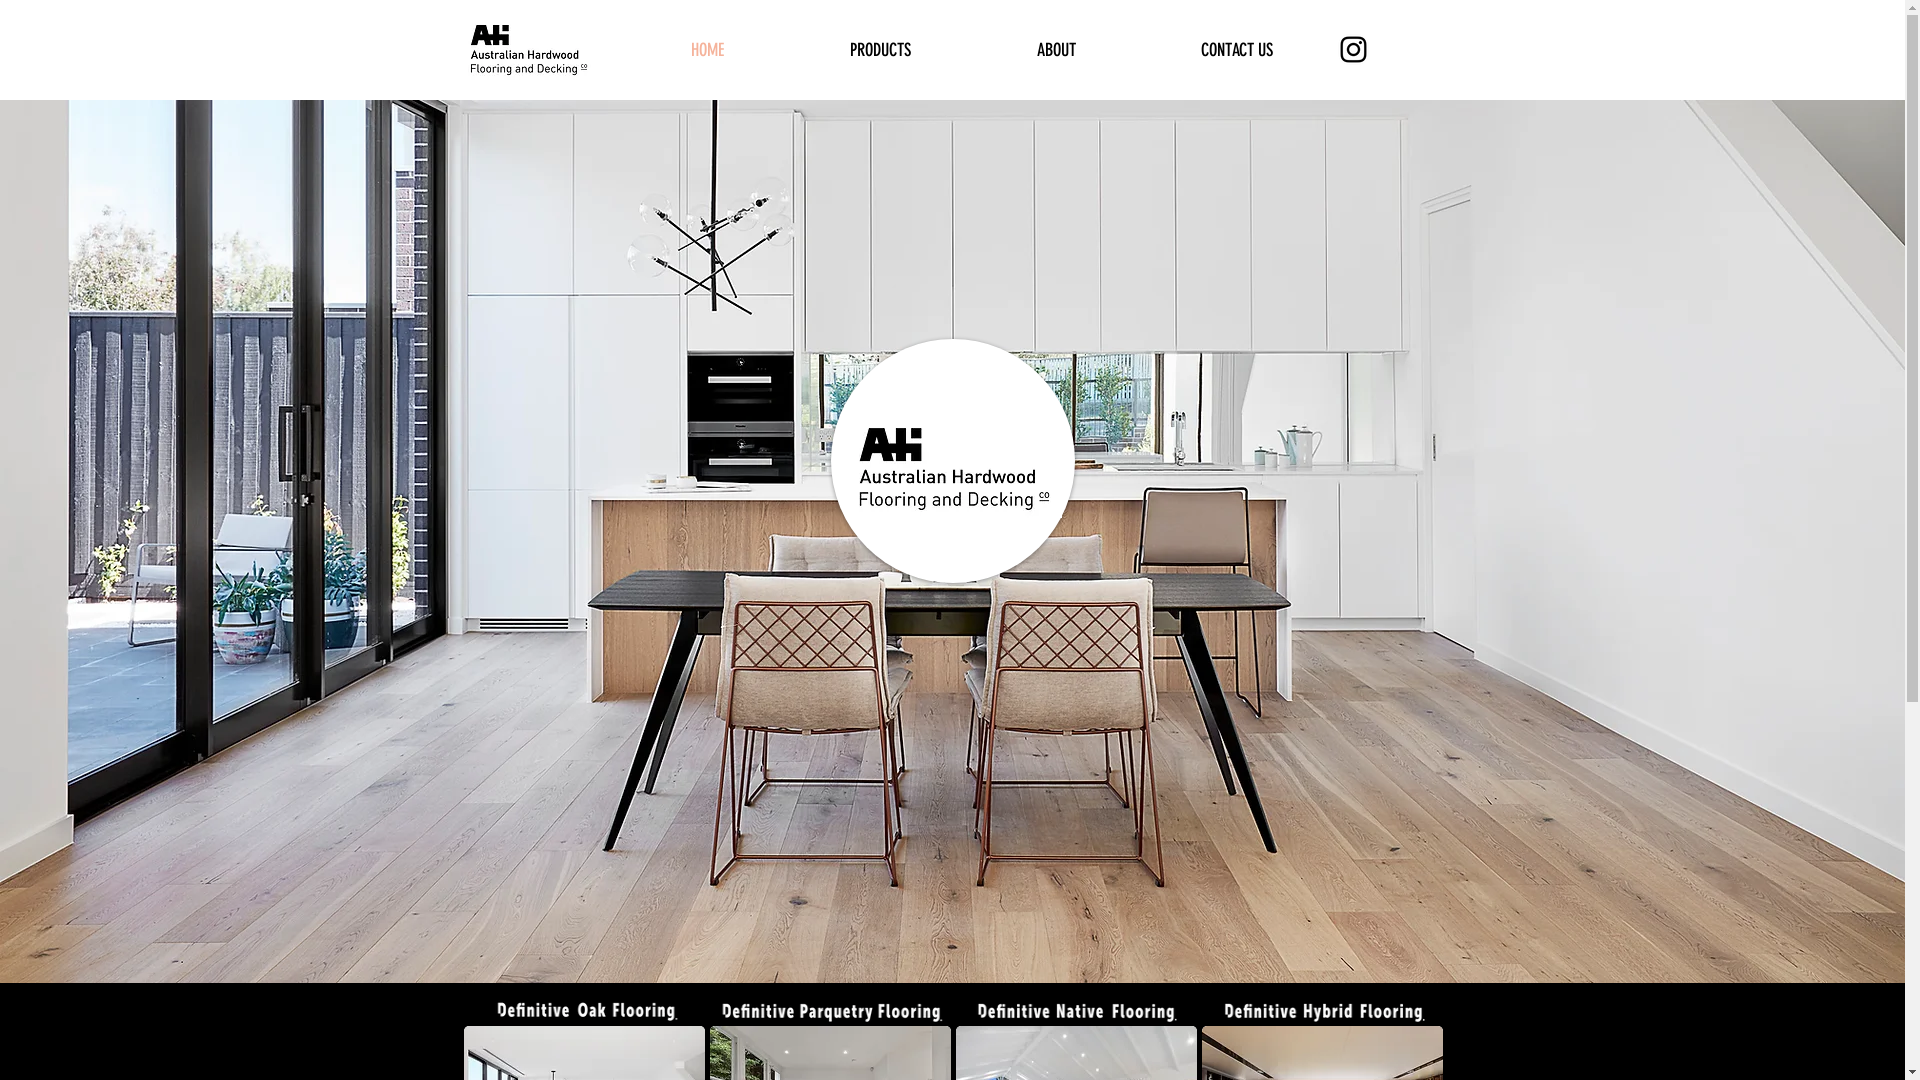 Image resolution: width=1920 pixels, height=1080 pixels. Describe the element at coordinates (710, 1010) in the screenshot. I see `'Definitive Parquetry Flooring_Light_Text.png'` at that location.